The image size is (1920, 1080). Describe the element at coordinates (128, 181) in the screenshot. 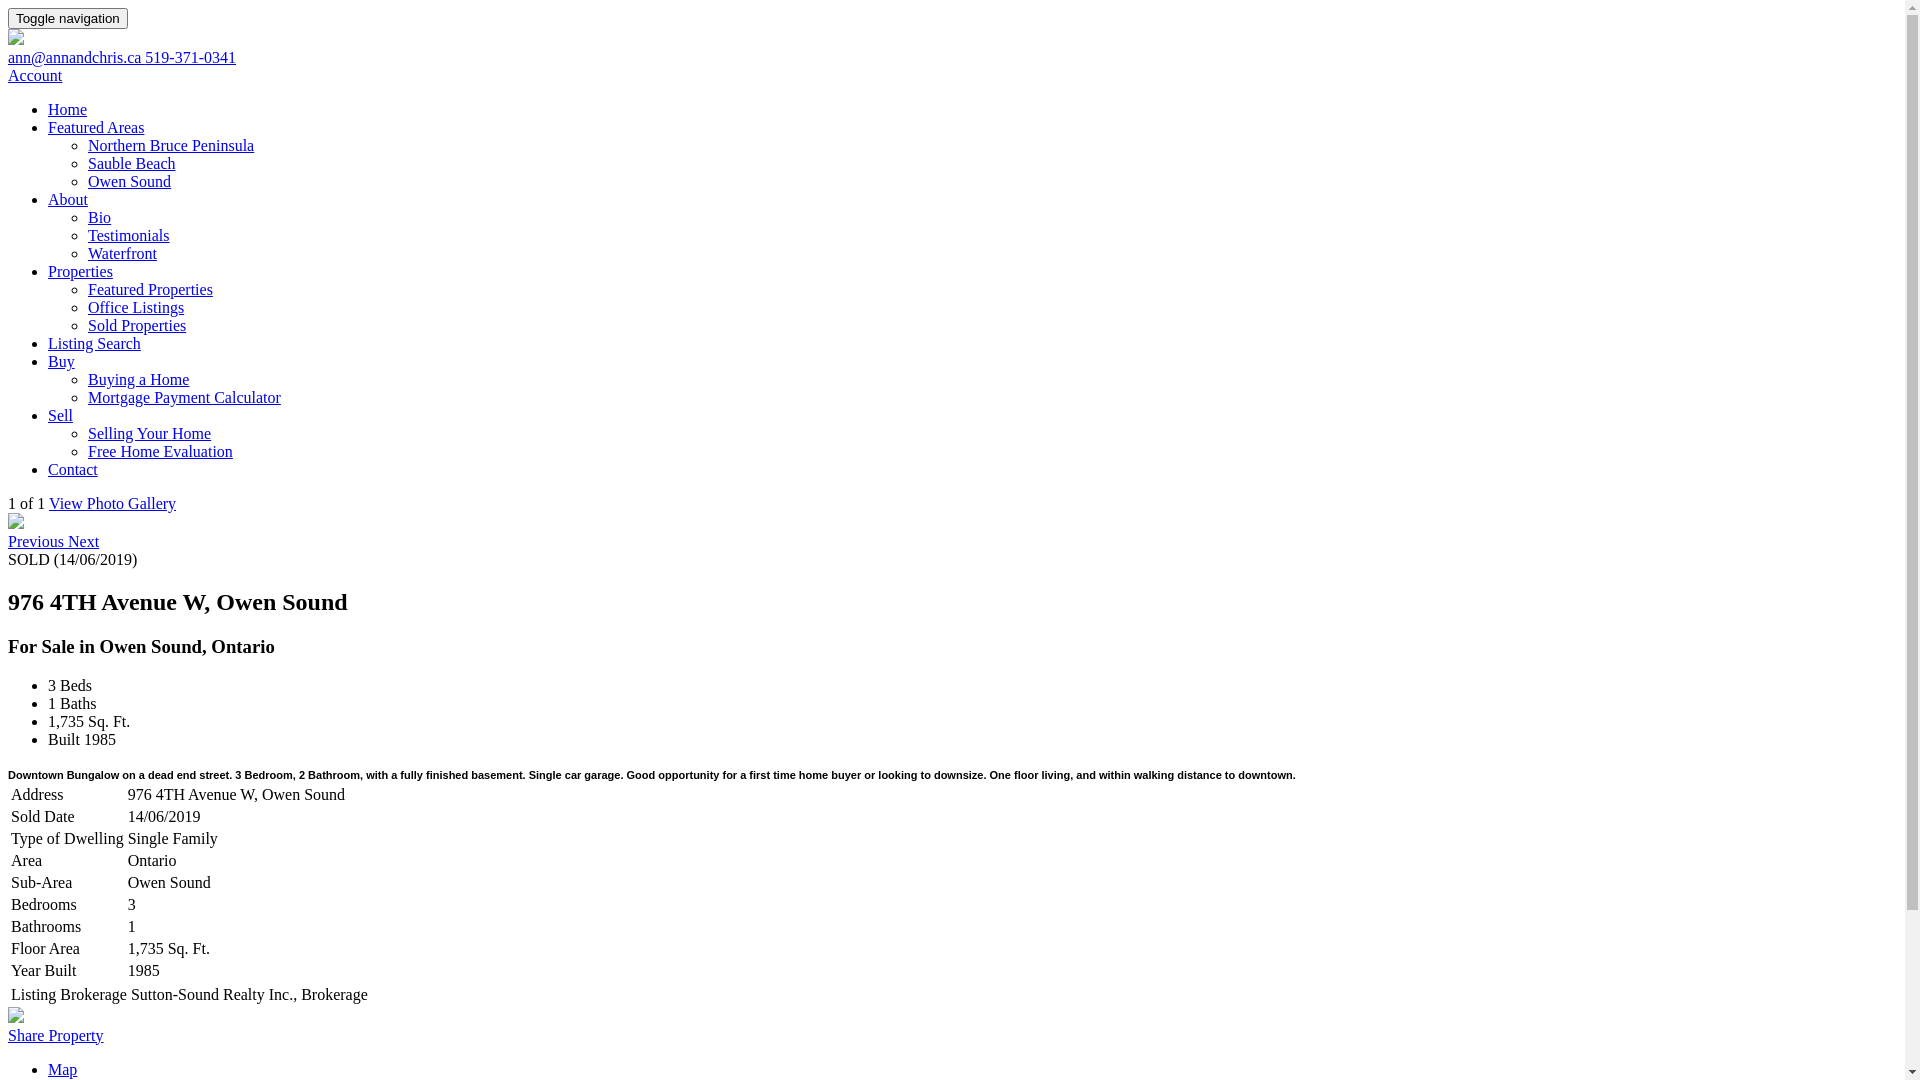

I see `'Owen Sound'` at that location.